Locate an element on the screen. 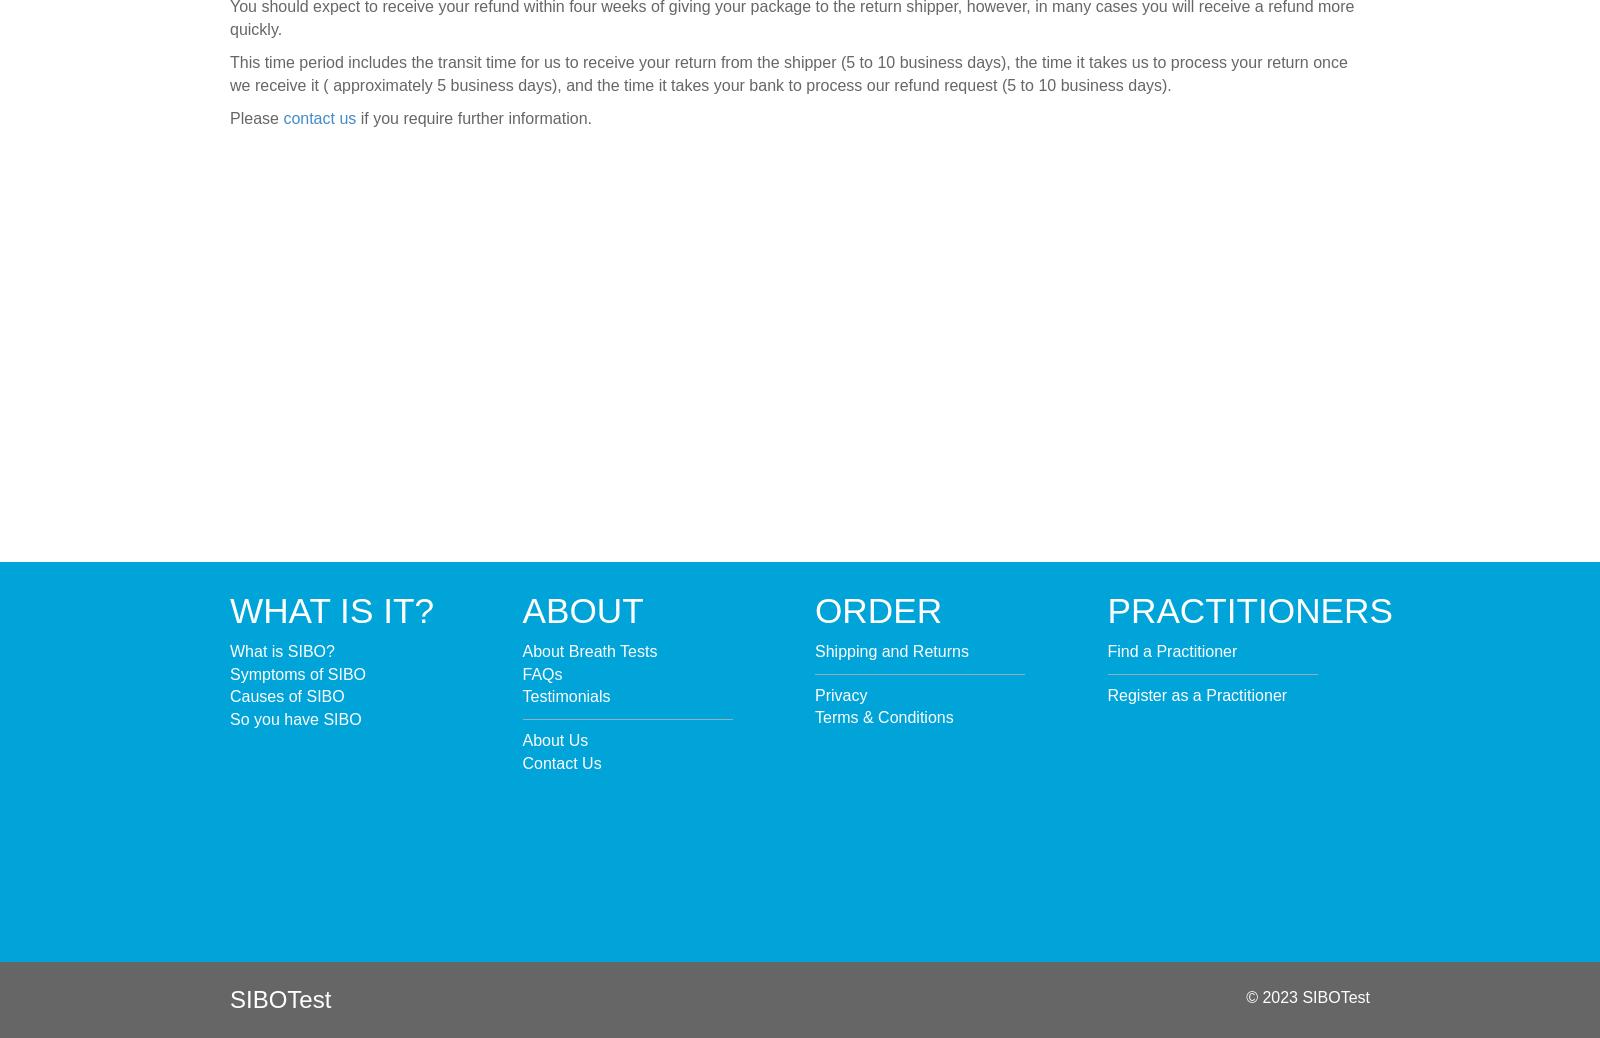 The image size is (1600, 1038). 'About Breath Tests' is located at coordinates (588, 649).